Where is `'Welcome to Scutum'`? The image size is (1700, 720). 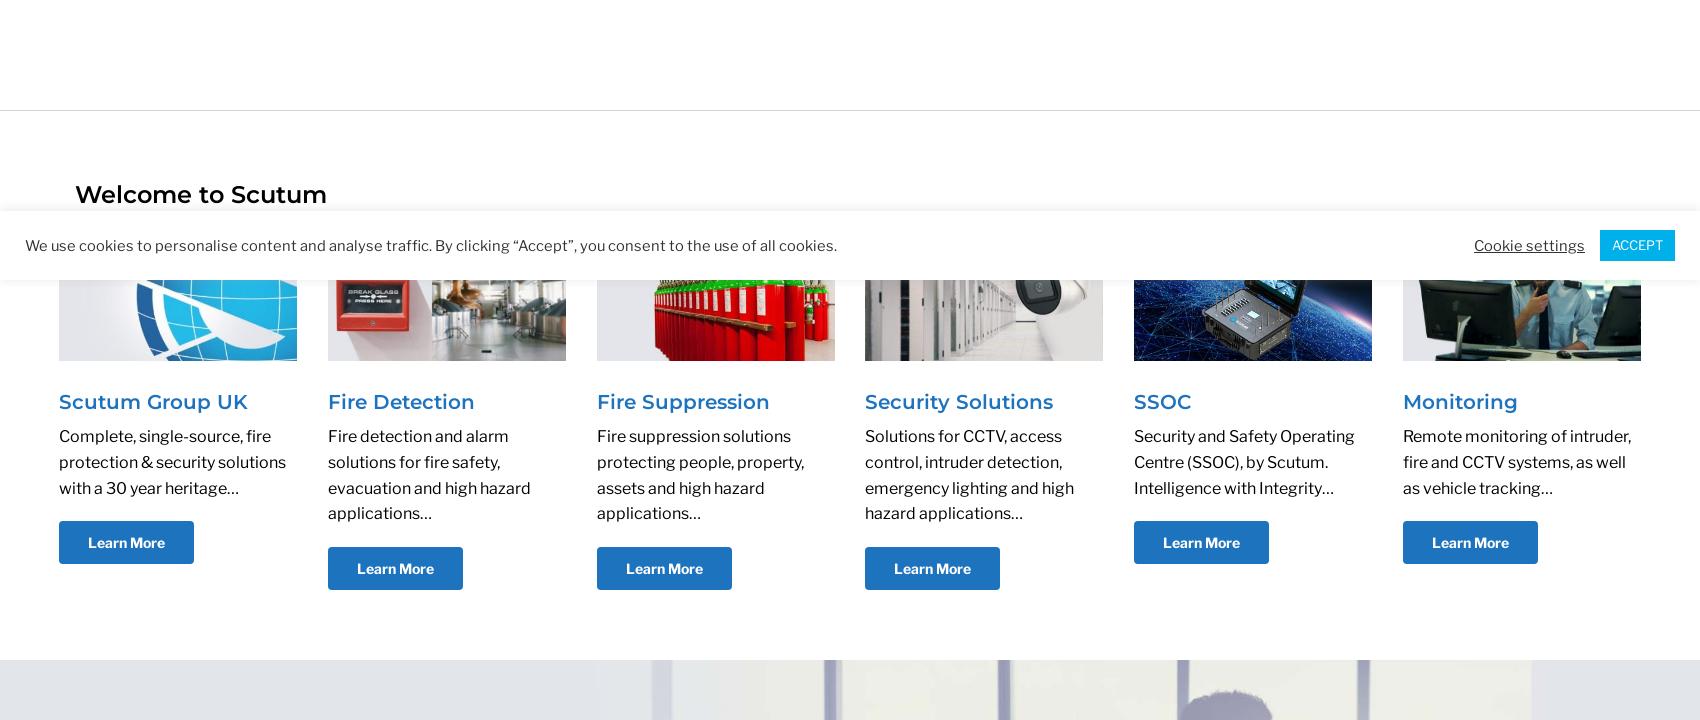
'Welcome to Scutum' is located at coordinates (198, 194).